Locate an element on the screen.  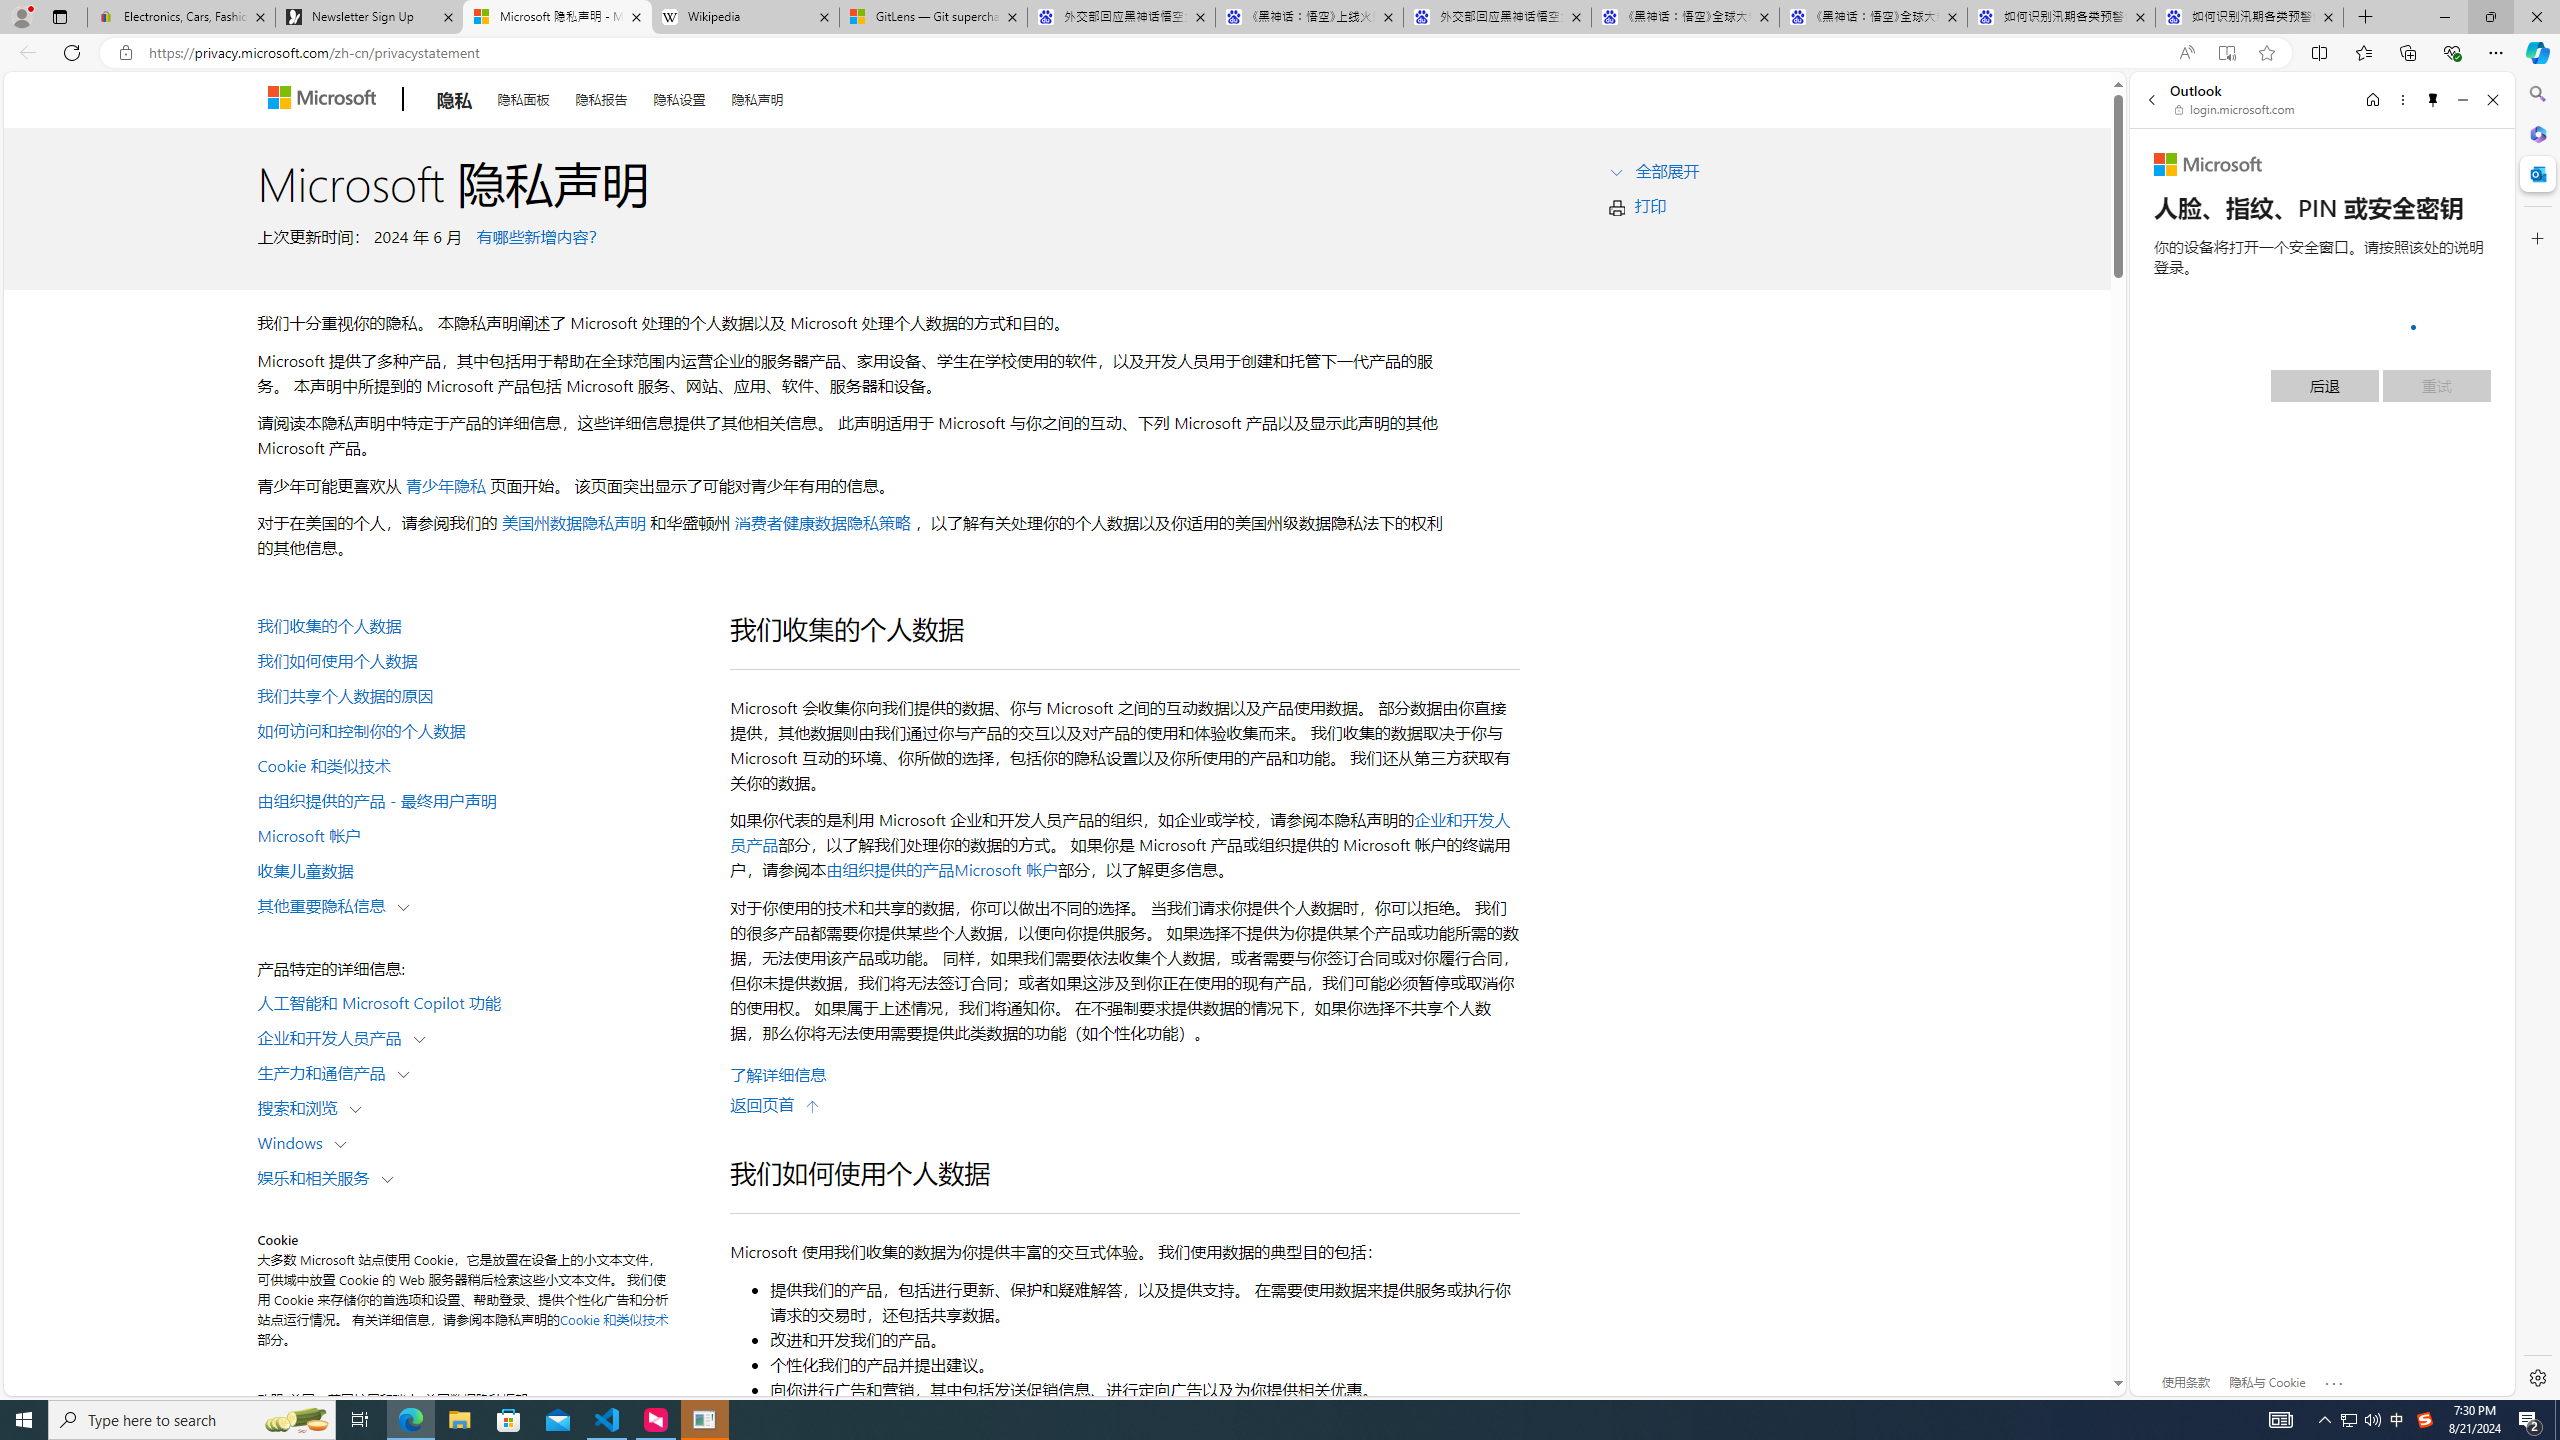
'login.microsoft.com' is located at coordinates (2235, 108).